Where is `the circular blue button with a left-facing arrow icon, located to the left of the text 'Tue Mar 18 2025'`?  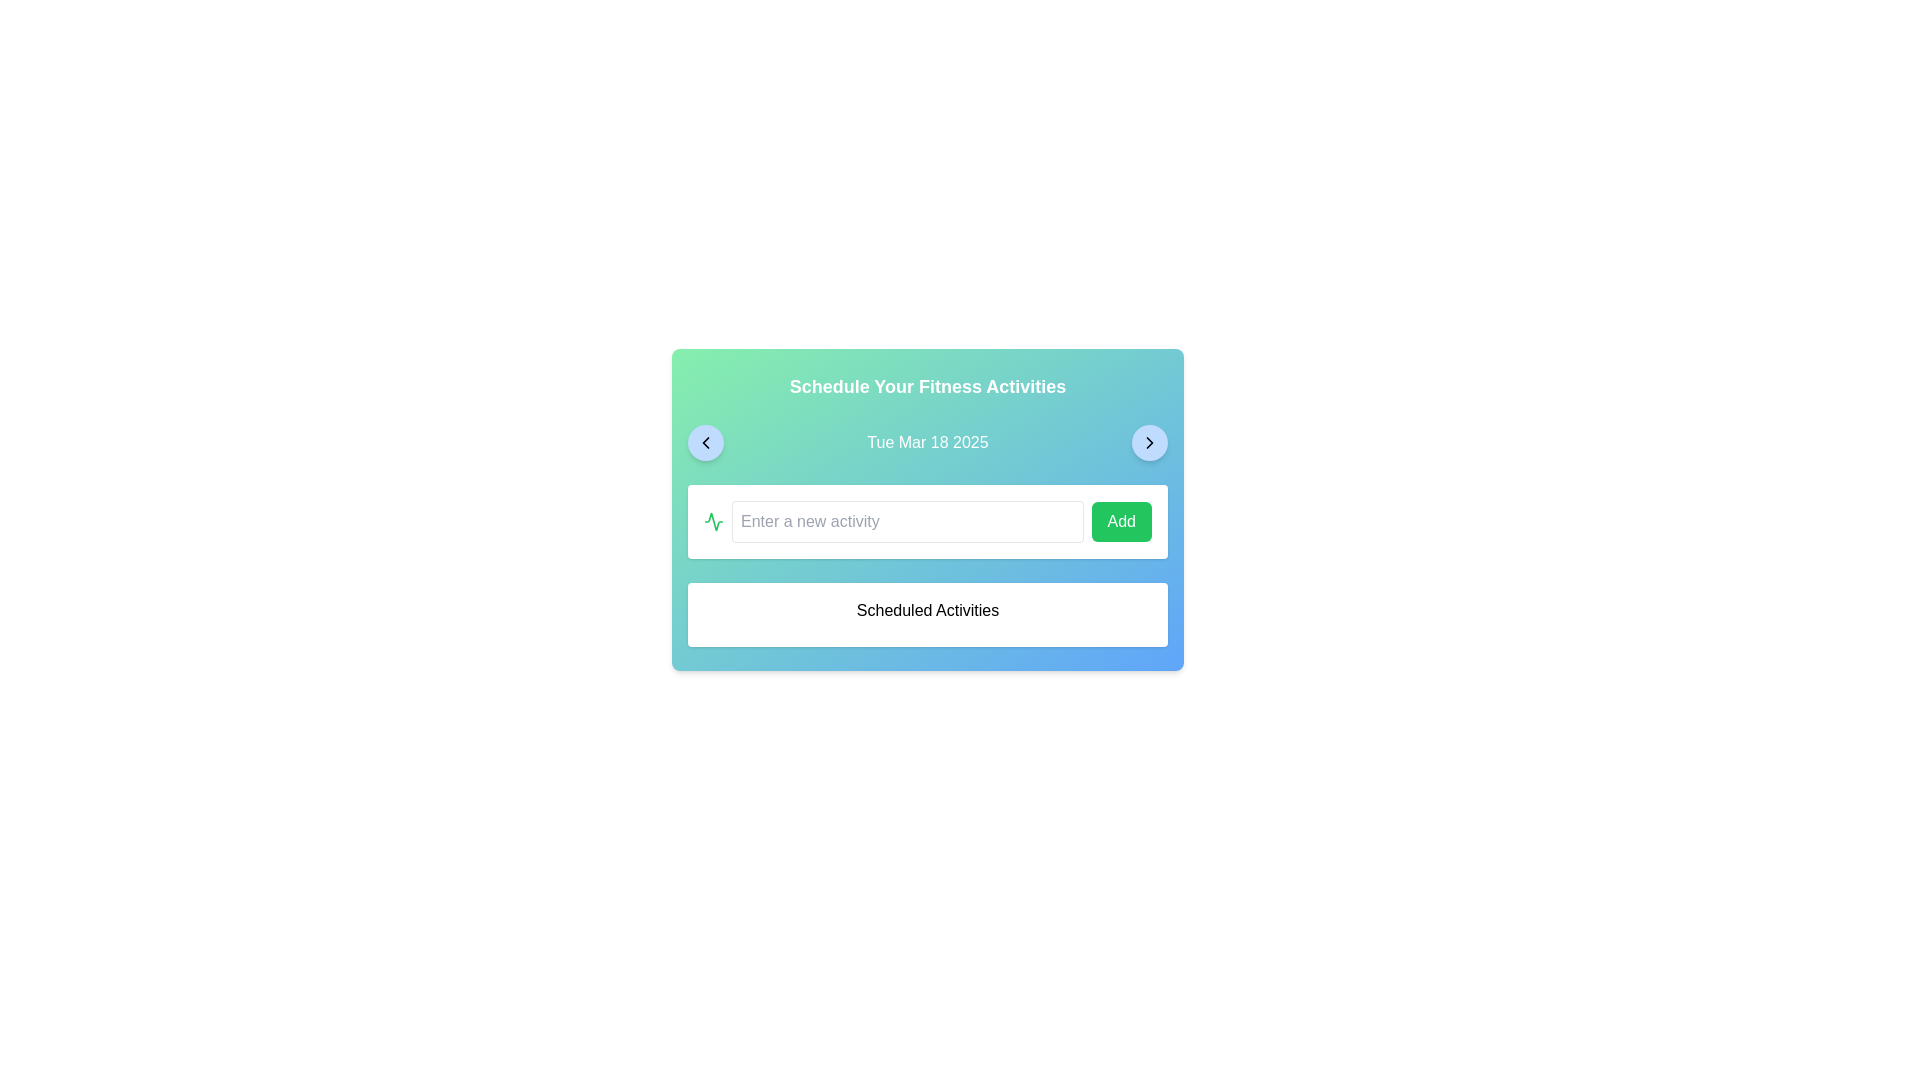
the circular blue button with a left-facing arrow icon, located to the left of the text 'Tue Mar 18 2025' is located at coordinates (705, 442).